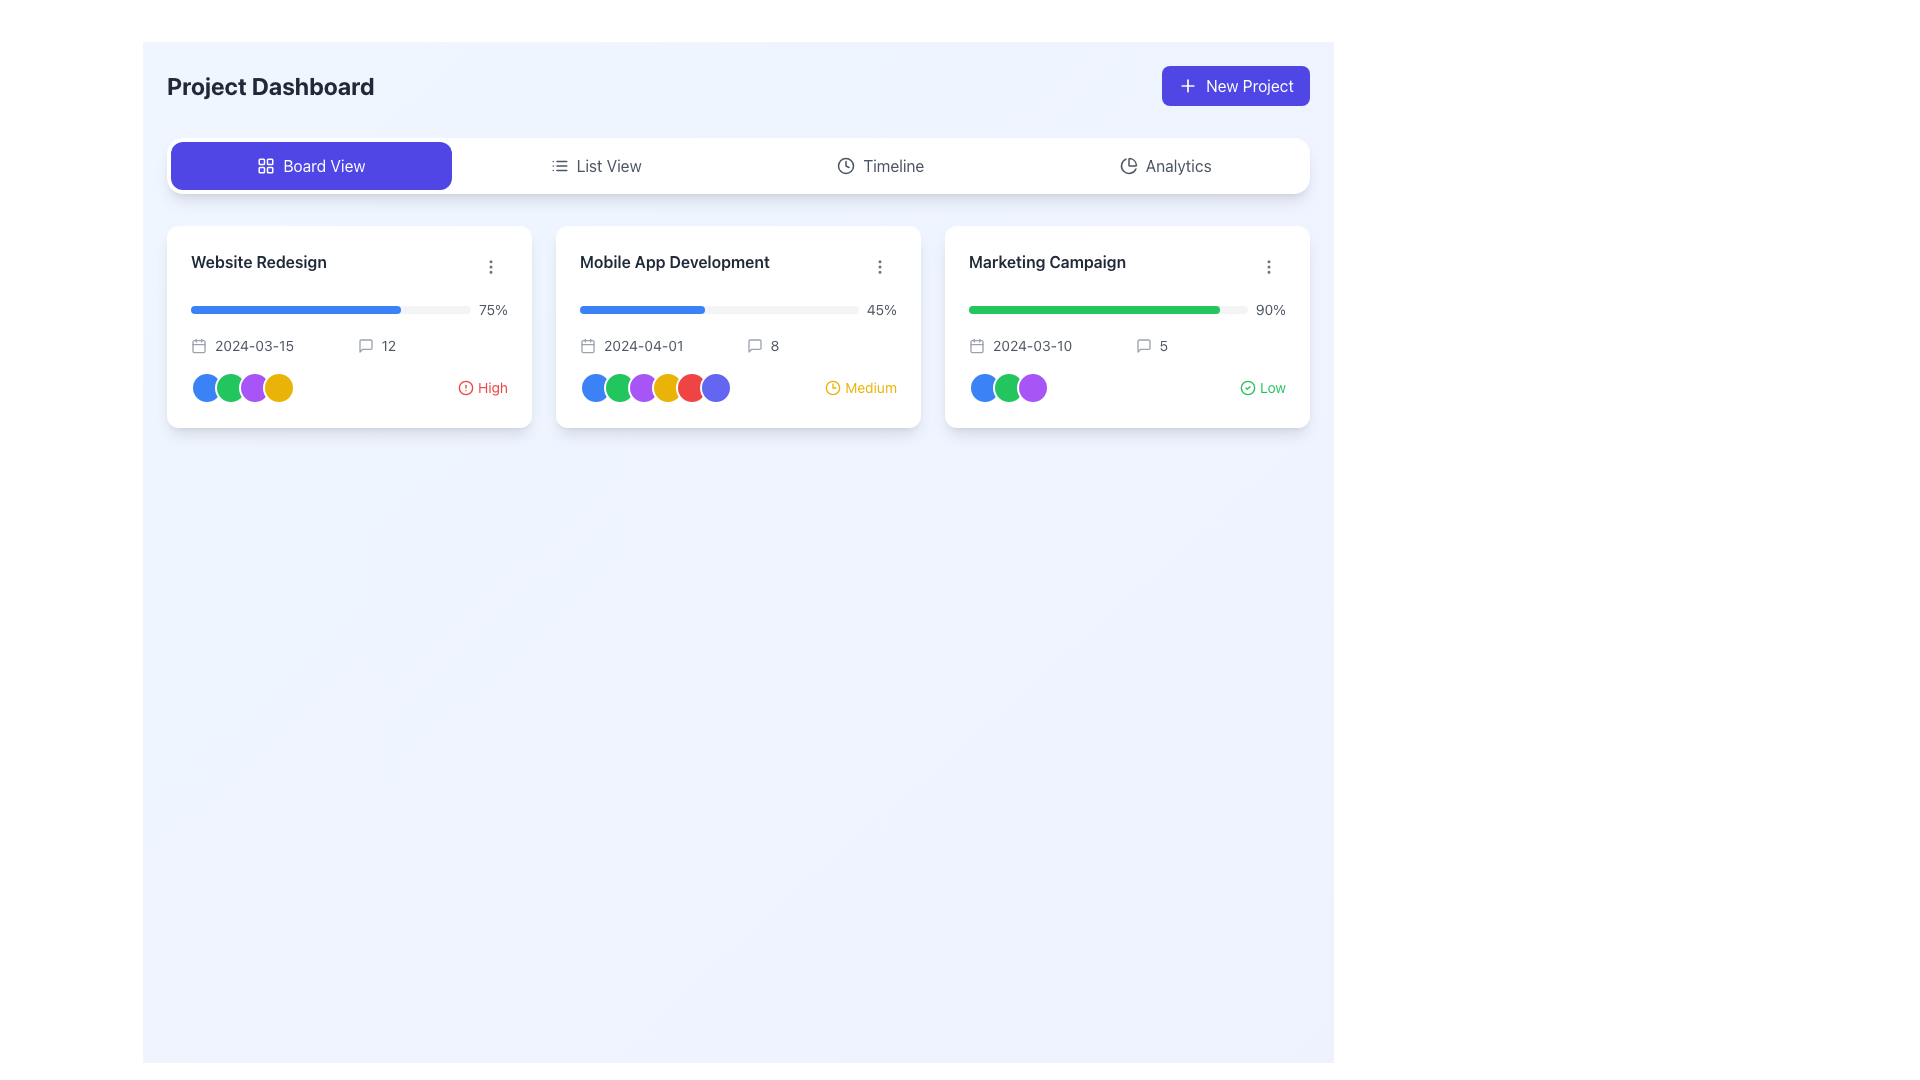 This screenshot has height=1080, width=1920. What do you see at coordinates (365, 345) in the screenshot?
I see `the Message/Comment Indicator icon located in the 'Website Redesign' card, which resembles a speech bubble and is positioned next to the count '12'` at bounding box center [365, 345].